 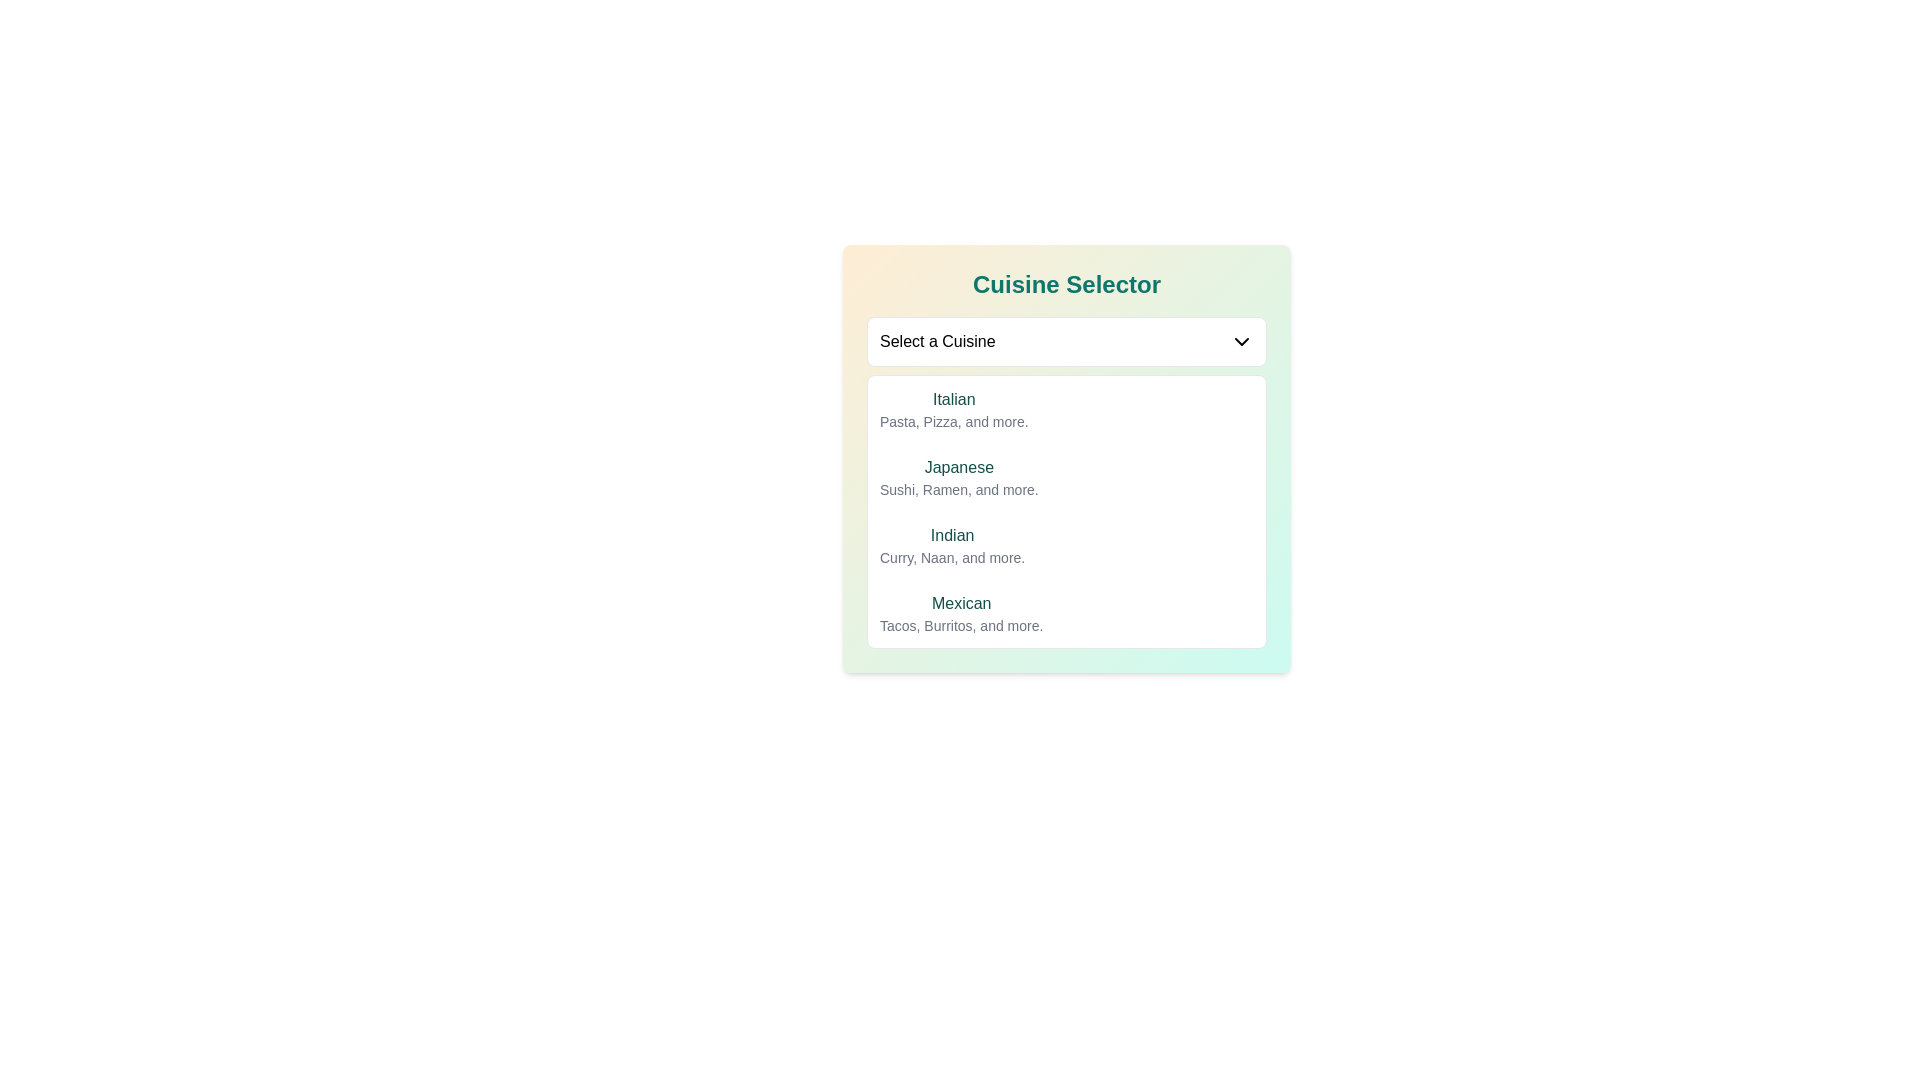 What do you see at coordinates (958, 478) in the screenshot?
I see `the 'Japanese' option in the 'Cuisine Selector' dropdown menu` at bounding box center [958, 478].